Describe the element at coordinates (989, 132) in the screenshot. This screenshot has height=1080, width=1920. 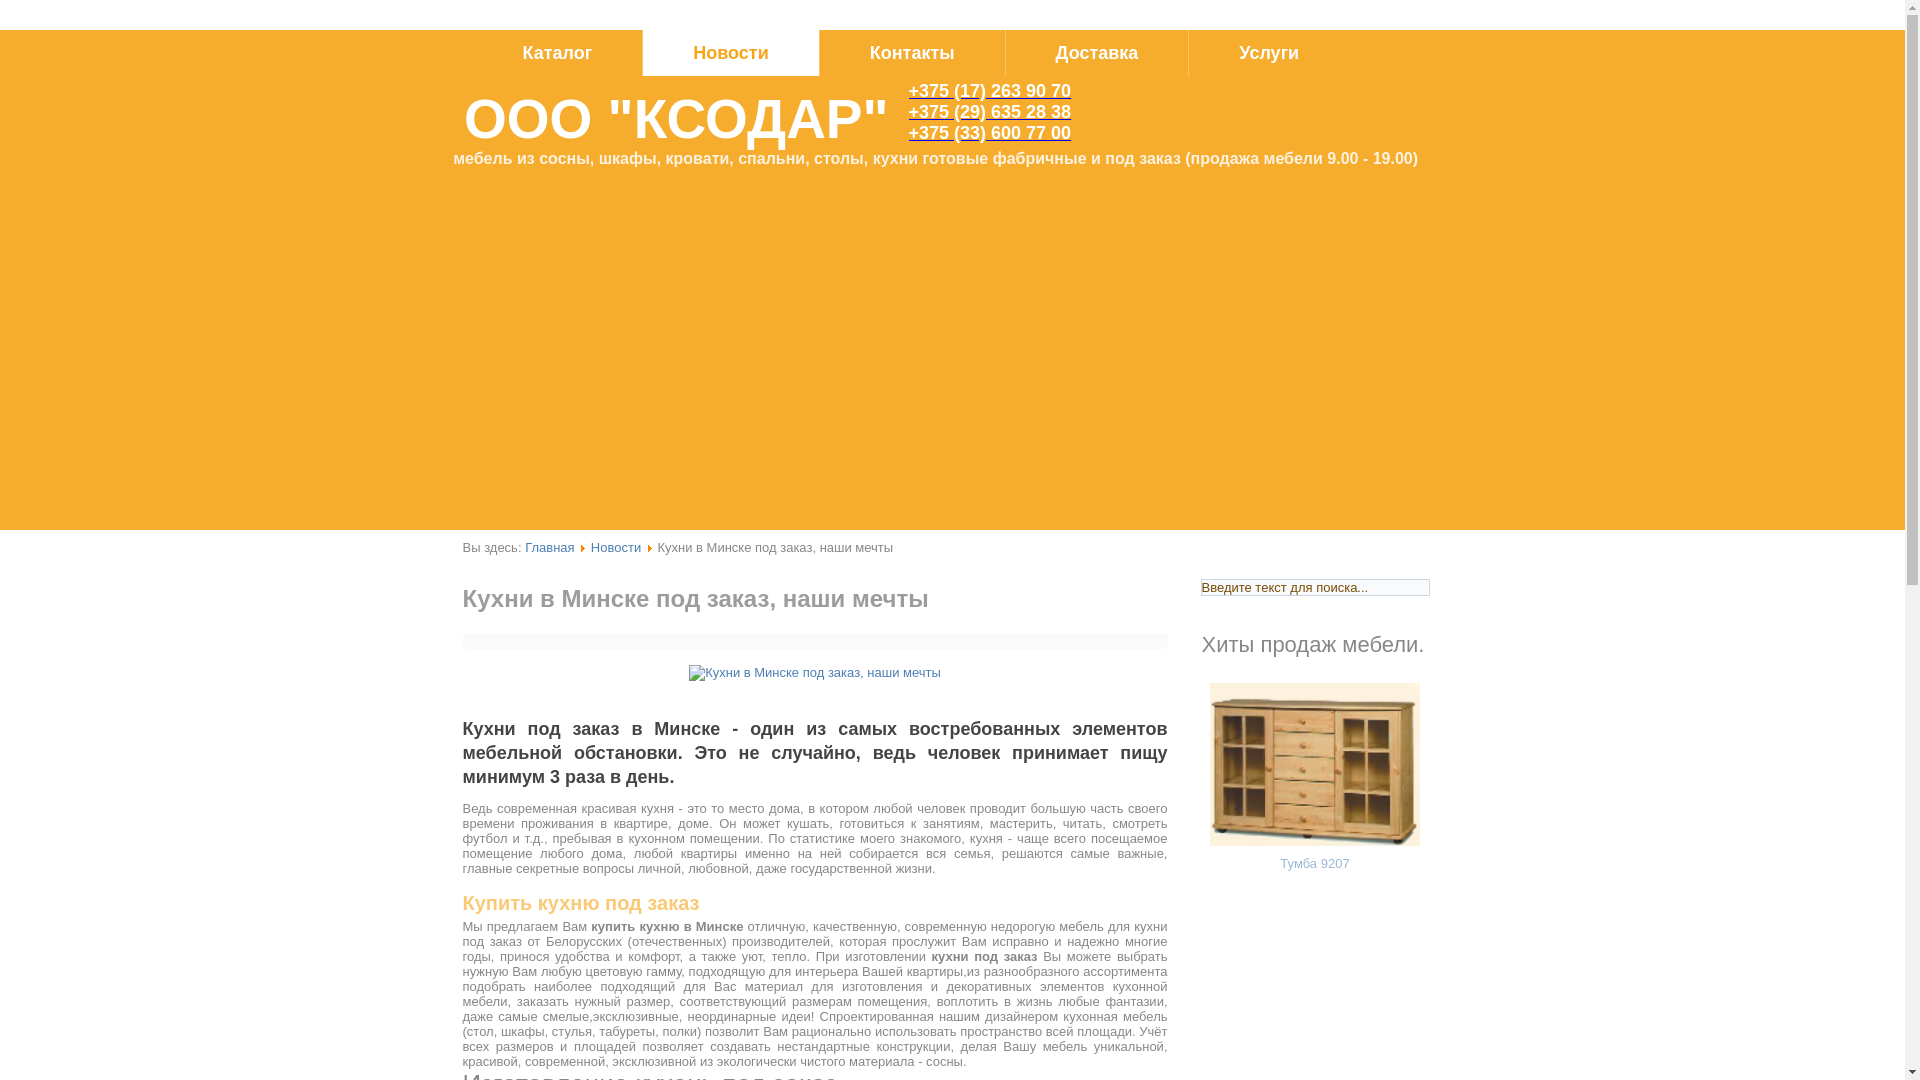
I see `'+375 (33) 600 77 00'` at that location.